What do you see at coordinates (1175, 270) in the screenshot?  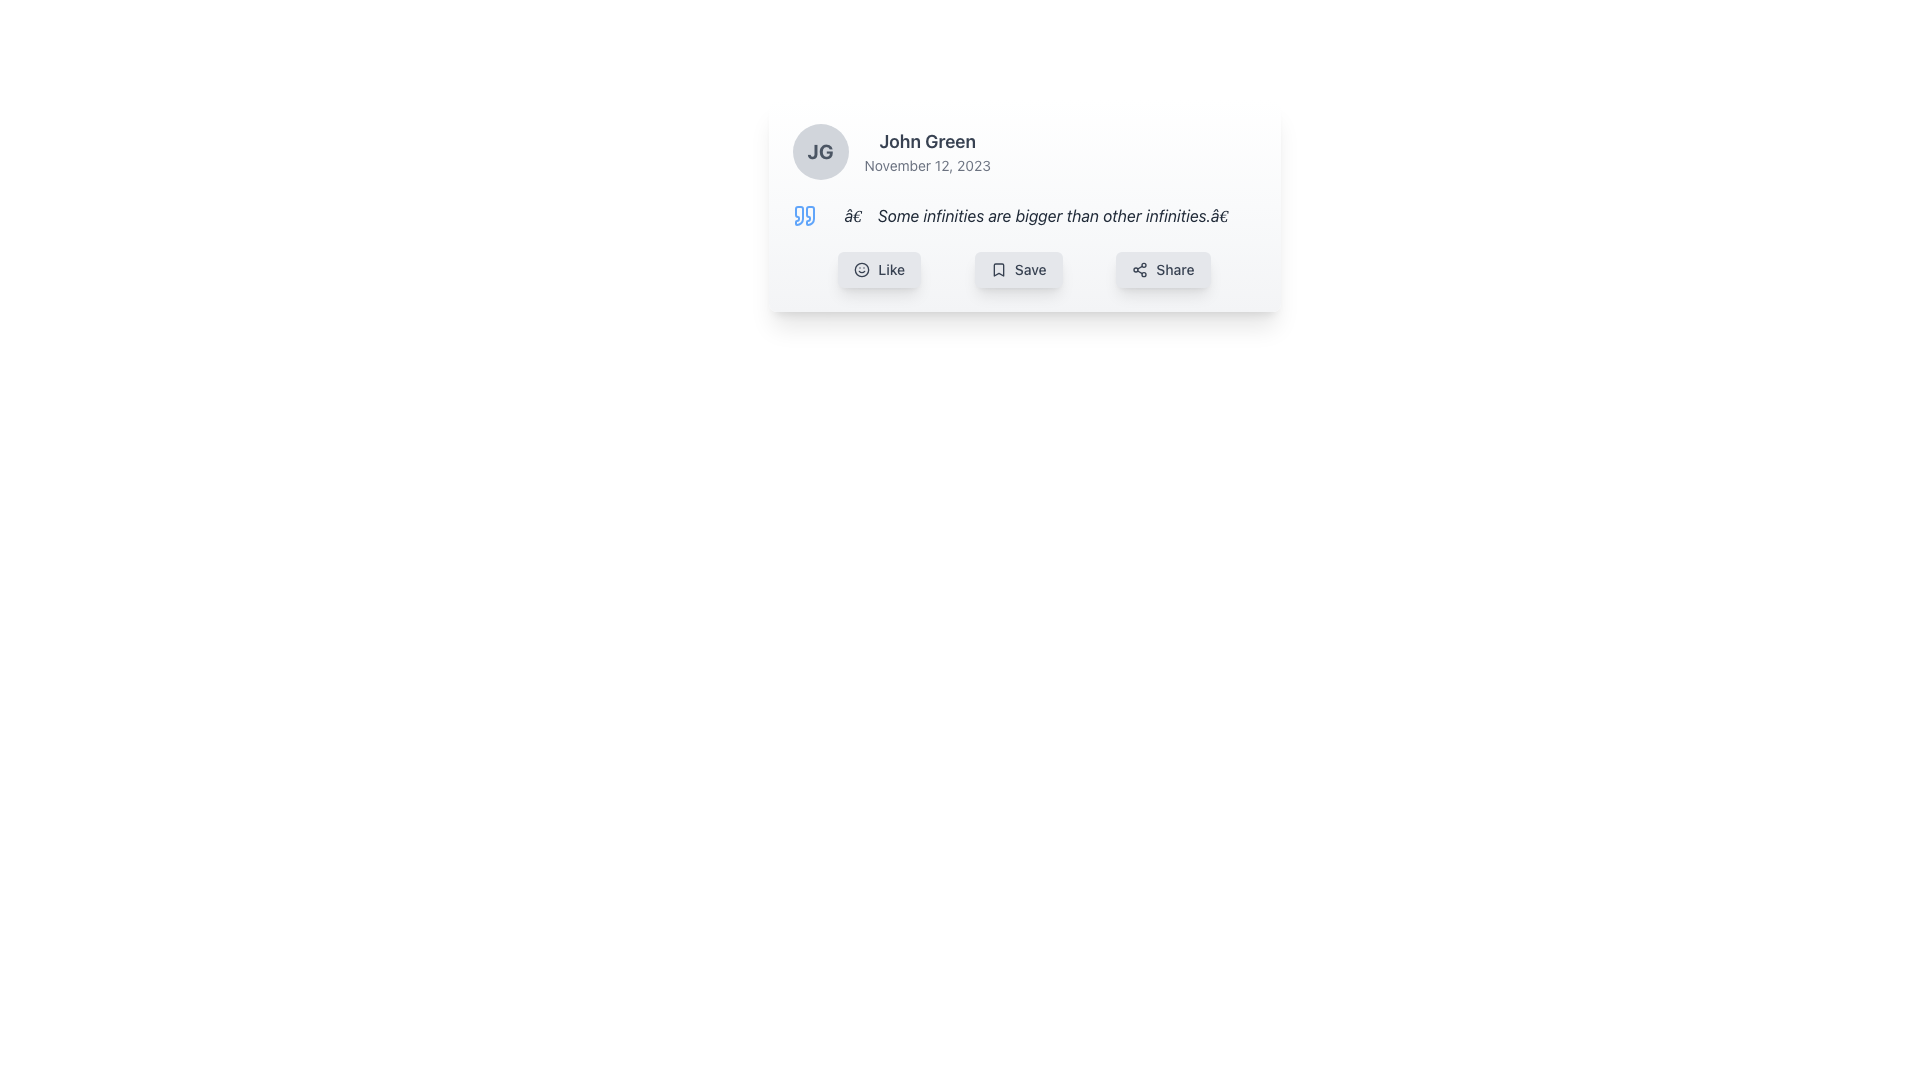 I see `the last button in the horizontal row of three interactive buttons beneath the quote text in the card layout` at bounding box center [1175, 270].